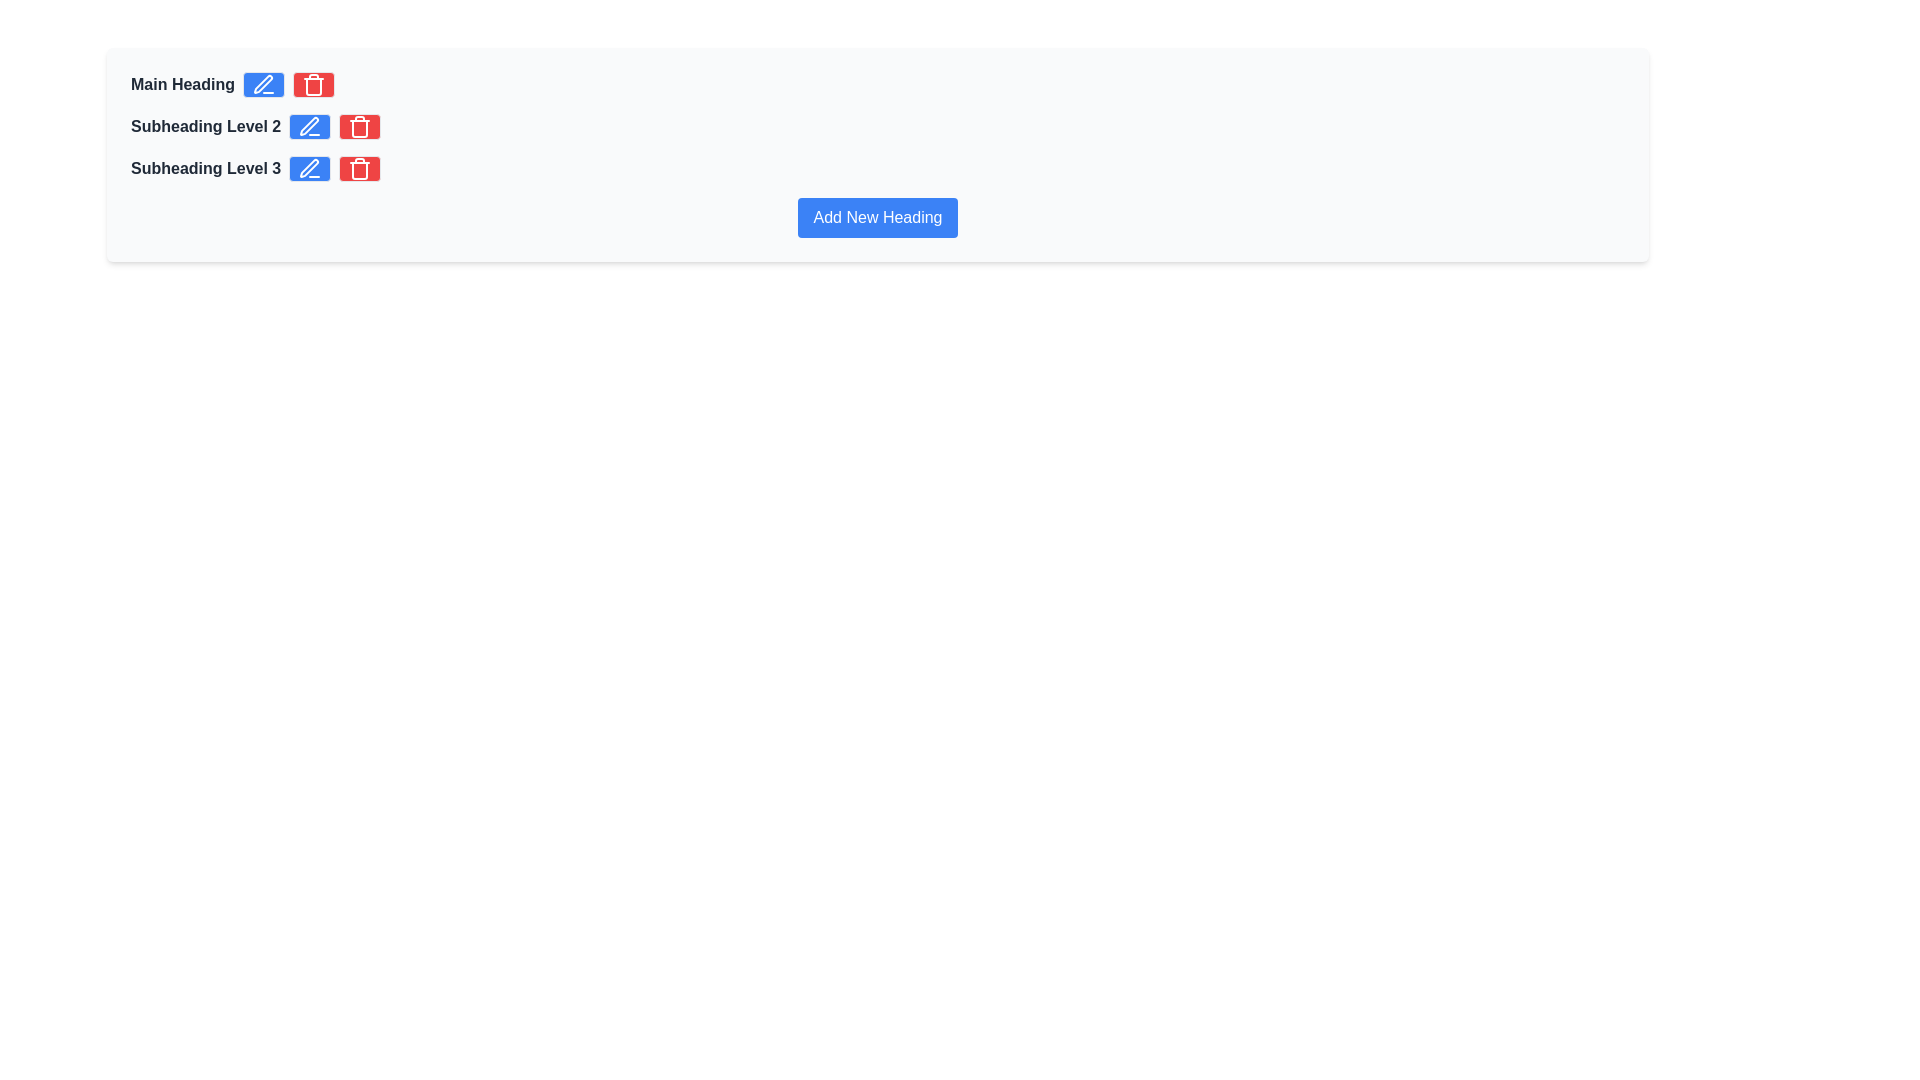 This screenshot has height=1080, width=1920. I want to click on the trash bin icon button, which is outlined in thin lines and has a white color on a square red background, so click(312, 83).